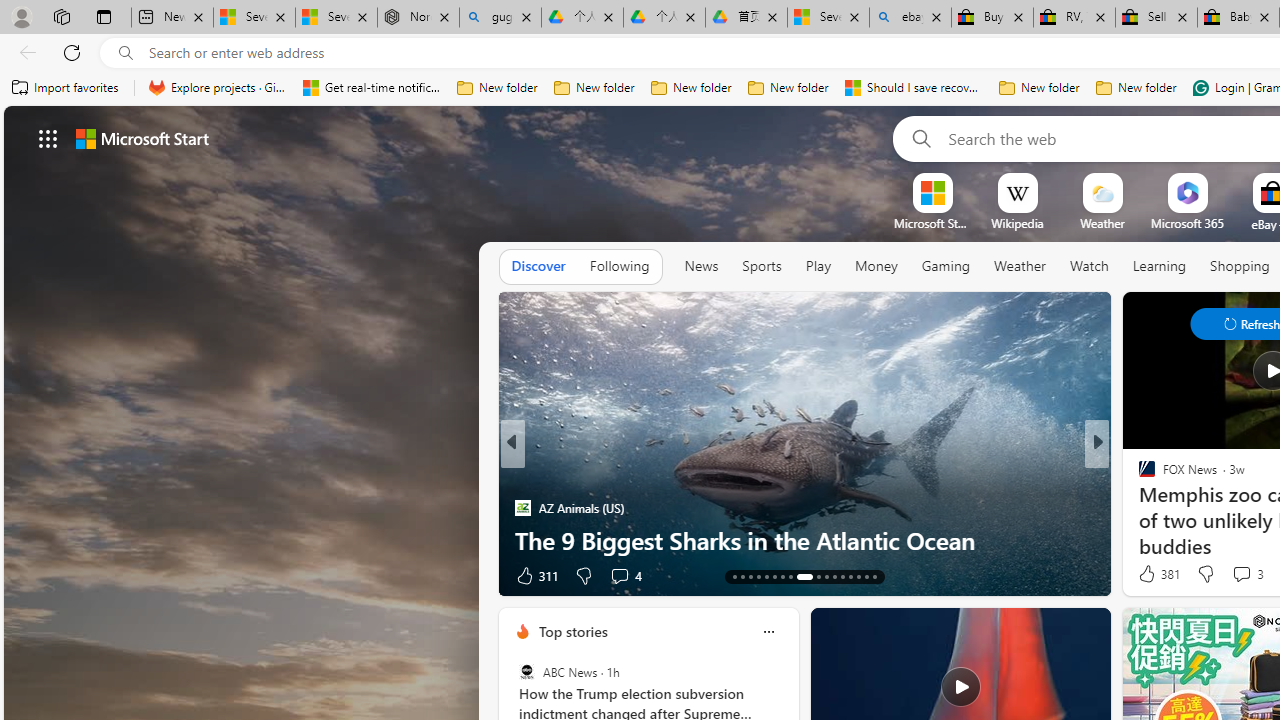  What do you see at coordinates (858, 577) in the screenshot?
I see `'AutomationID: tab-27'` at bounding box center [858, 577].